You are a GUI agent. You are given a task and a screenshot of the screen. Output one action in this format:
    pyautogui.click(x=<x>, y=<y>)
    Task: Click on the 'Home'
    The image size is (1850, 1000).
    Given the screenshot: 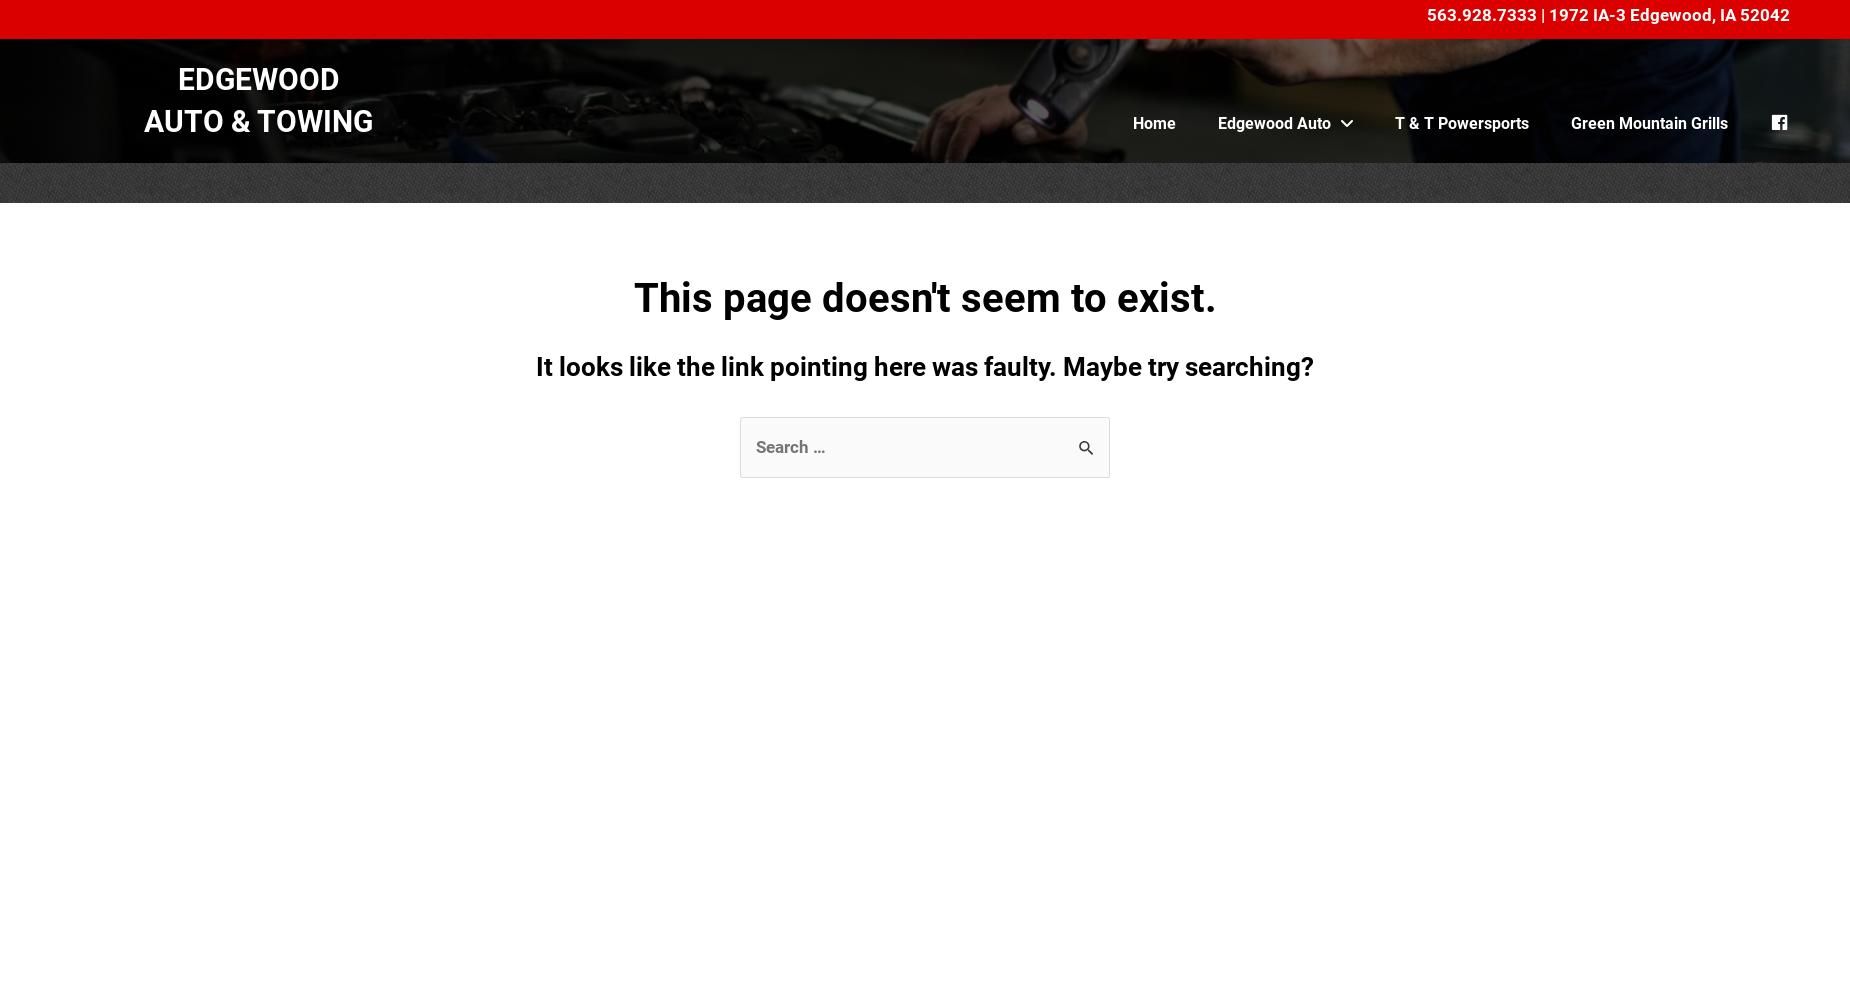 What is the action you would take?
    pyautogui.click(x=1153, y=121)
    